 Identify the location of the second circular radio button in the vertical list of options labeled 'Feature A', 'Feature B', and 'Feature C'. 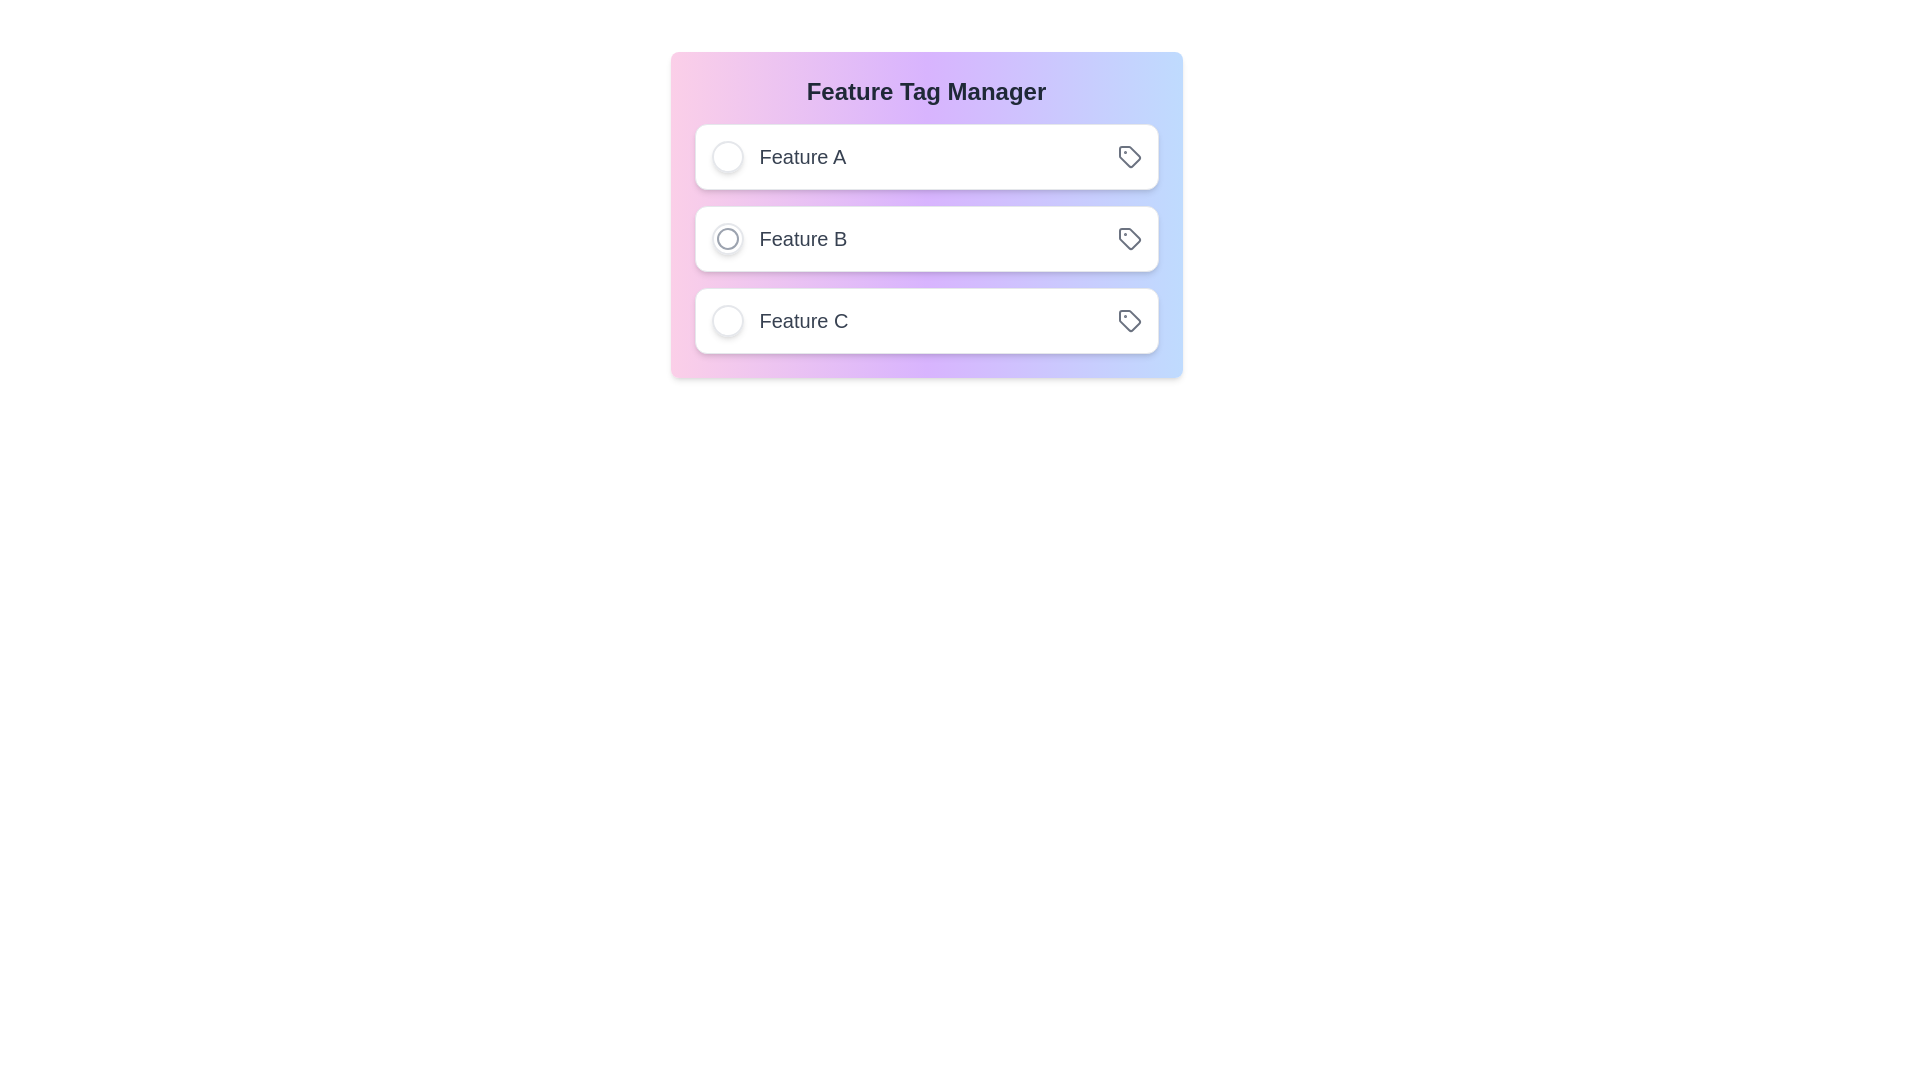
(726, 238).